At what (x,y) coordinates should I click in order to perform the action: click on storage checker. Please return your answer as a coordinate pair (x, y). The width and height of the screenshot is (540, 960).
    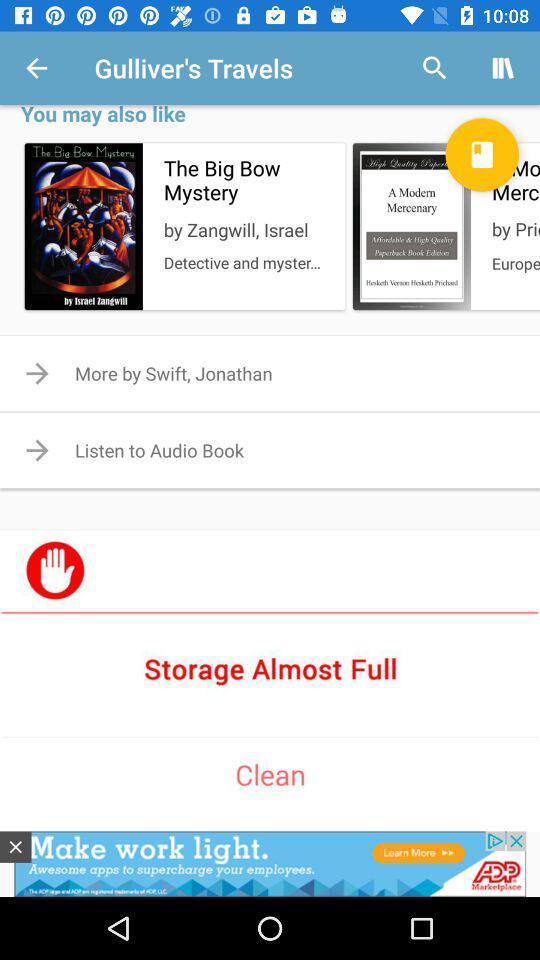
    Looking at the image, I should click on (270, 668).